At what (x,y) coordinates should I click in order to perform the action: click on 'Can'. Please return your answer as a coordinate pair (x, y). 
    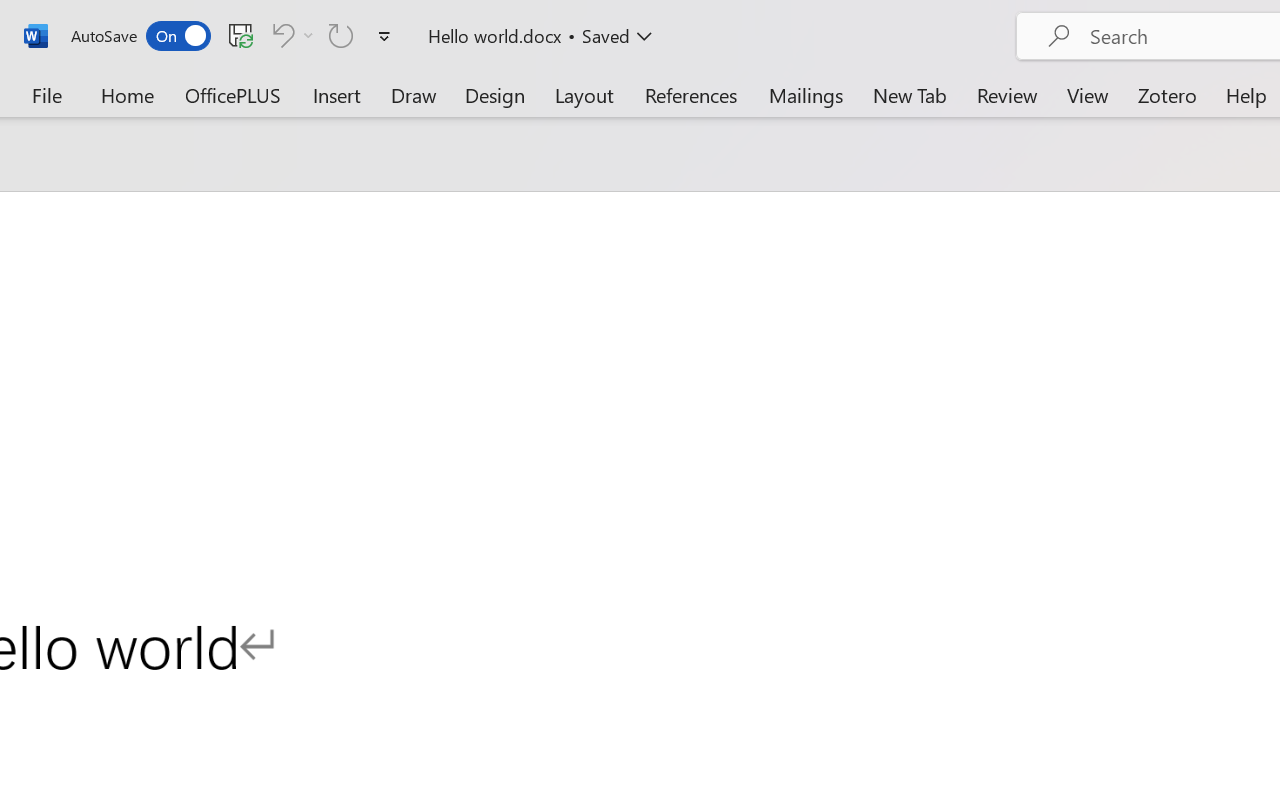
    Looking at the image, I should click on (341, 34).